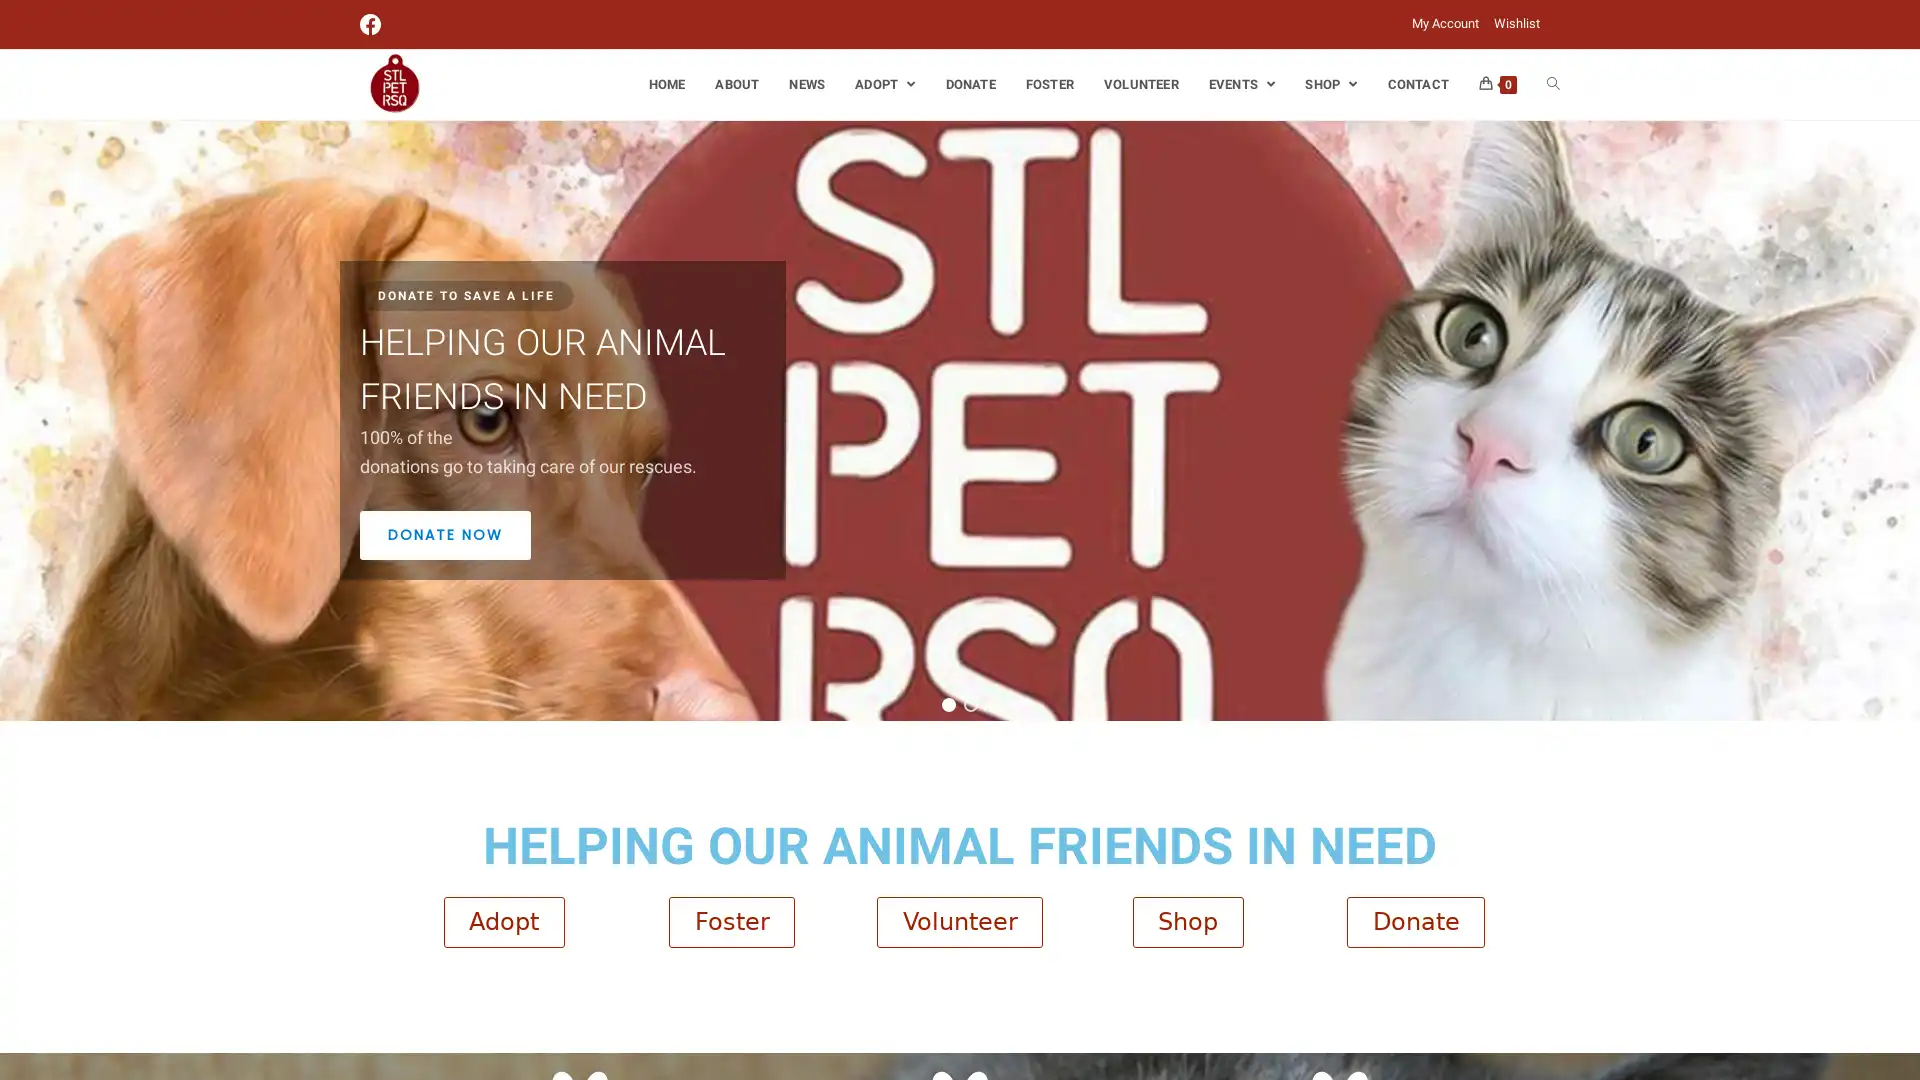 This screenshot has height=1080, width=1920. I want to click on Trick or Treat, so click(970, 703).